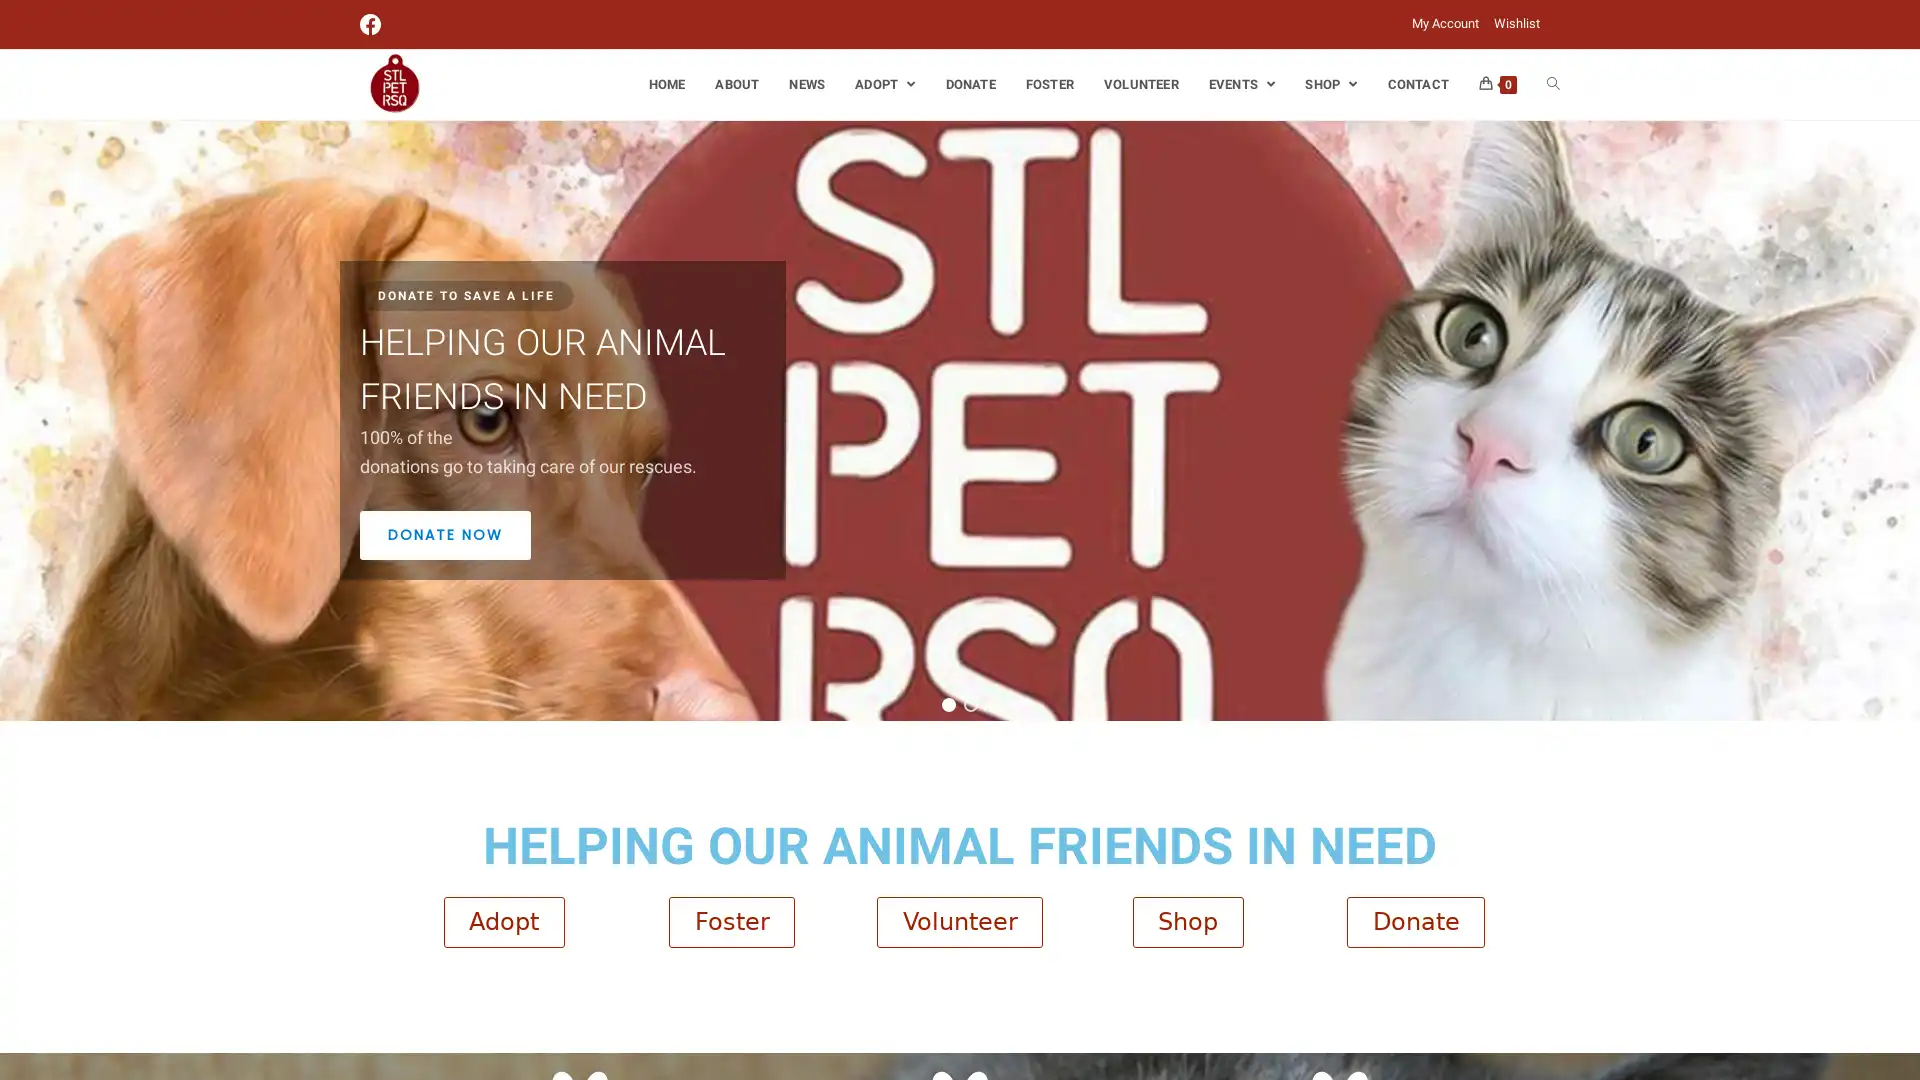 This screenshot has height=1080, width=1920. I want to click on Trick or Treat, so click(970, 703).